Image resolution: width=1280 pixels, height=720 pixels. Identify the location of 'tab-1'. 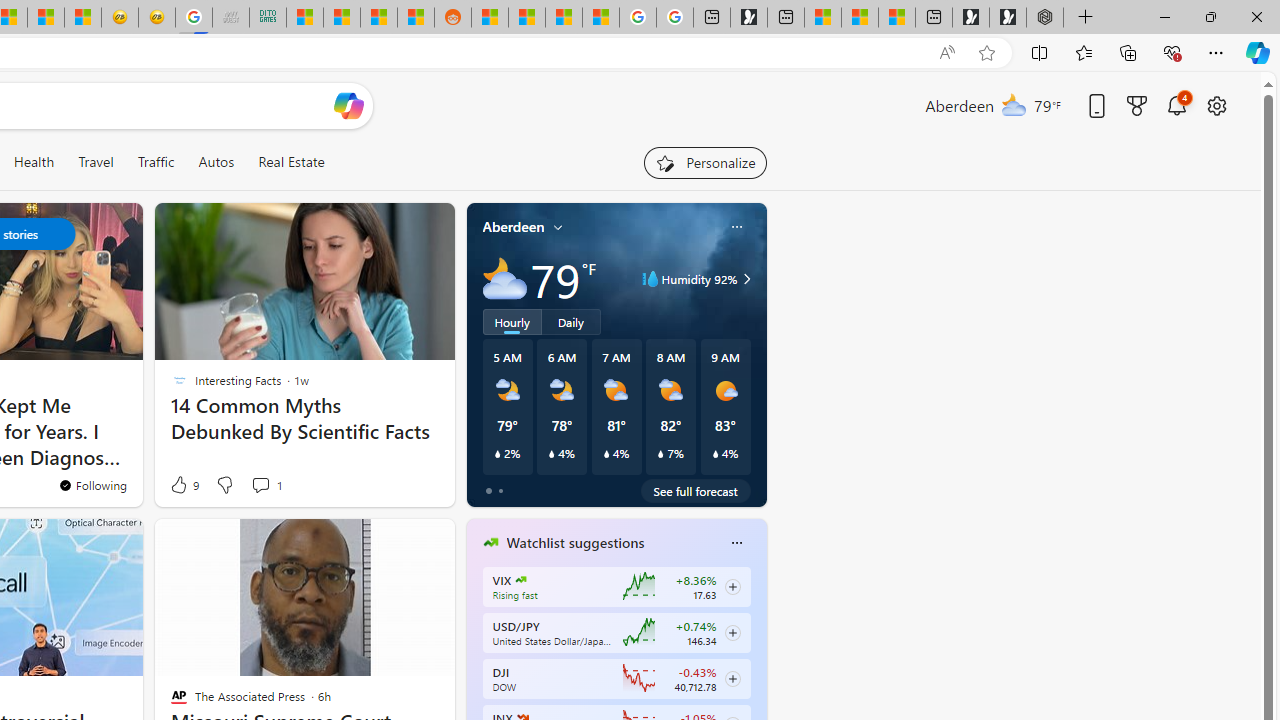
(500, 491).